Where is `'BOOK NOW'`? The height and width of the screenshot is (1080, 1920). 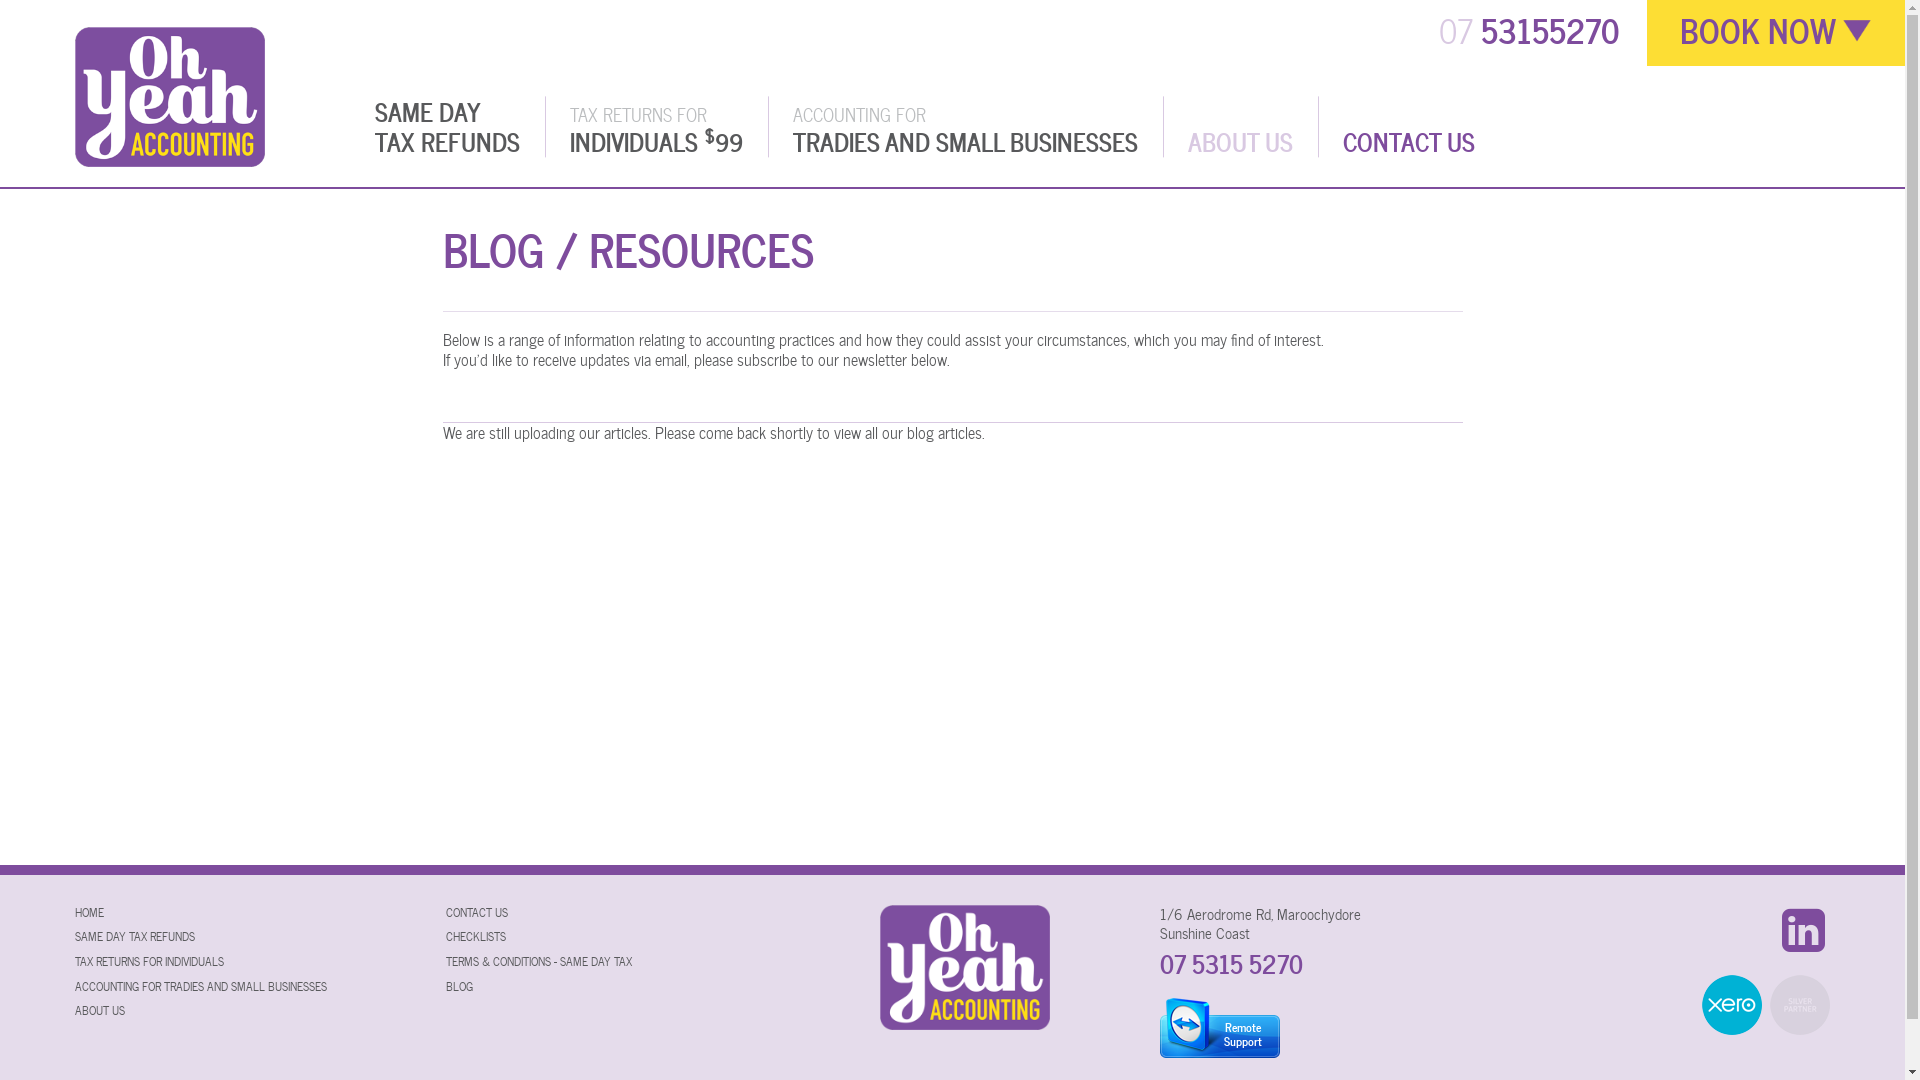 'BOOK NOW' is located at coordinates (1646, 33).